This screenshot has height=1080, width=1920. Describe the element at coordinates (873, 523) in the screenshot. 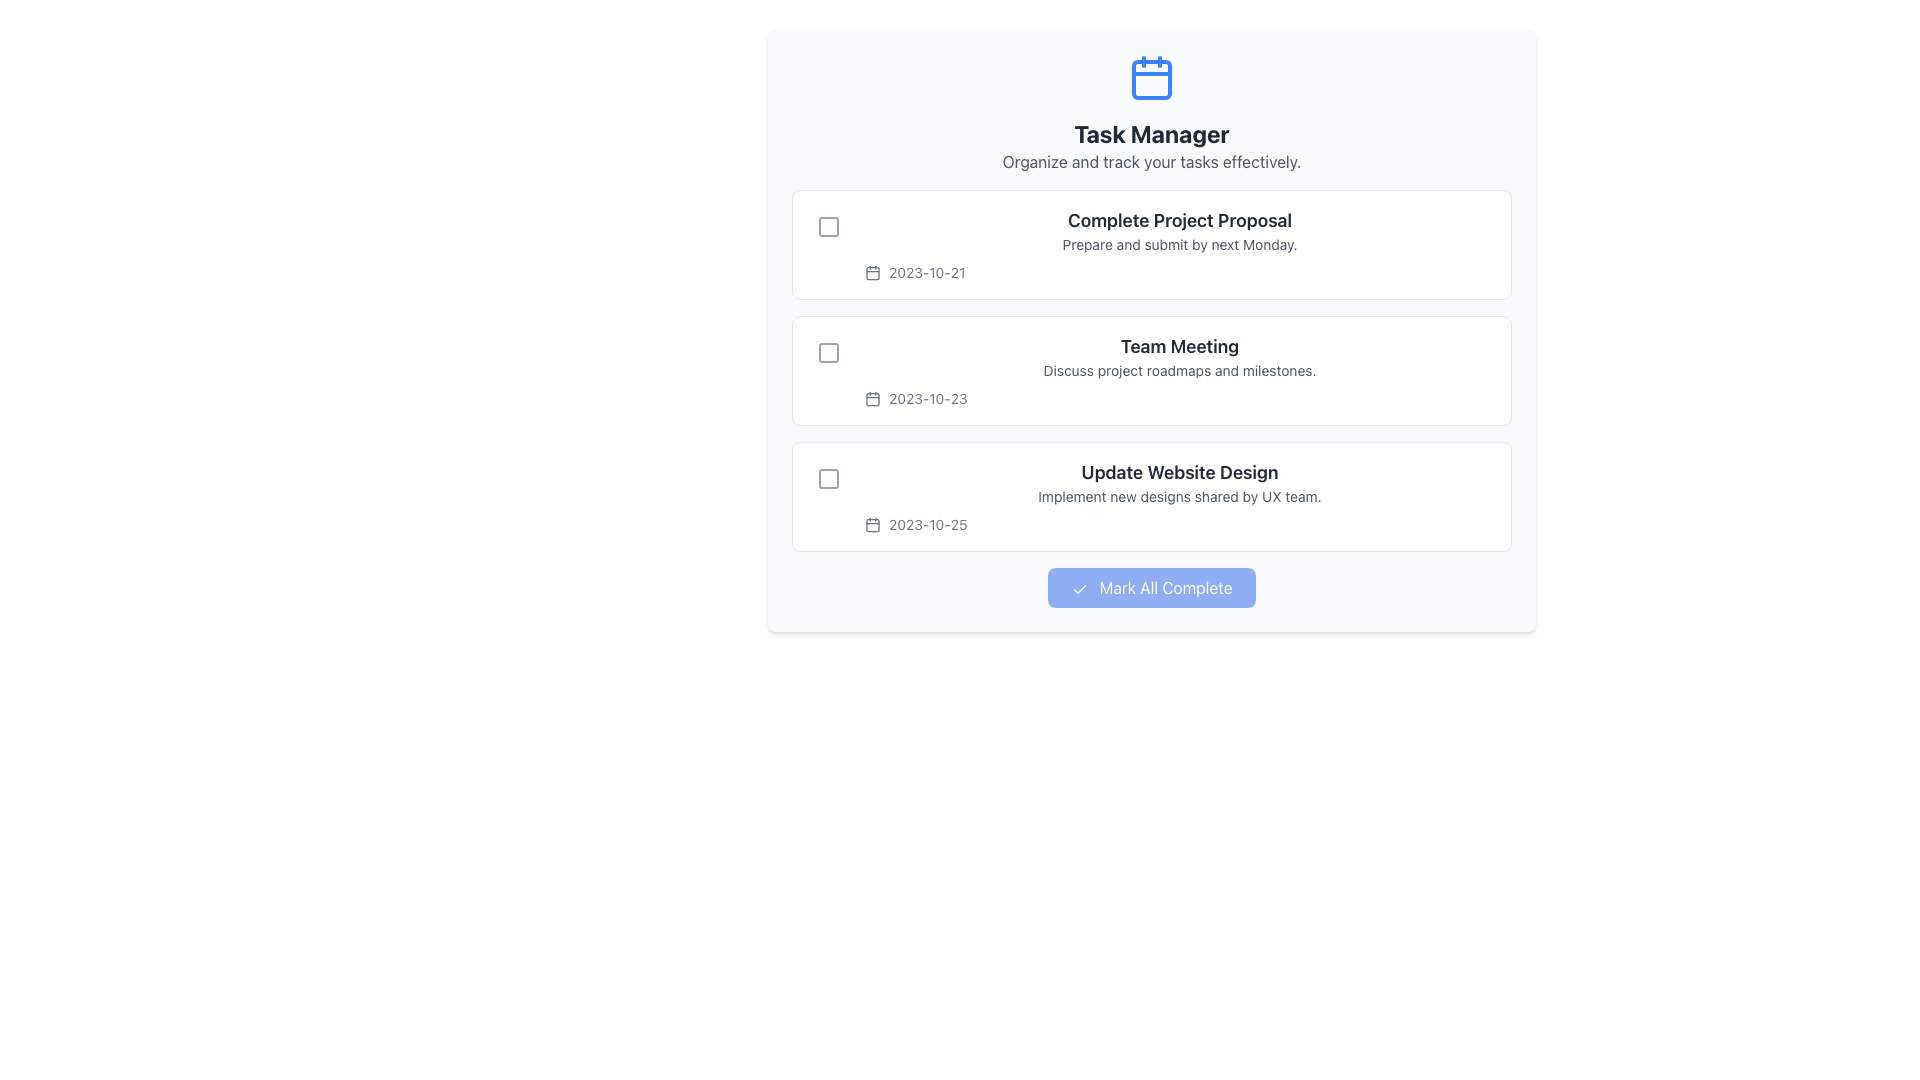

I see `the Calendar icon located to the left of the text '2023-10-25', part of the date-labeling interface near the bottom of the task list, corresponding to 'Update Website Design'` at that location.